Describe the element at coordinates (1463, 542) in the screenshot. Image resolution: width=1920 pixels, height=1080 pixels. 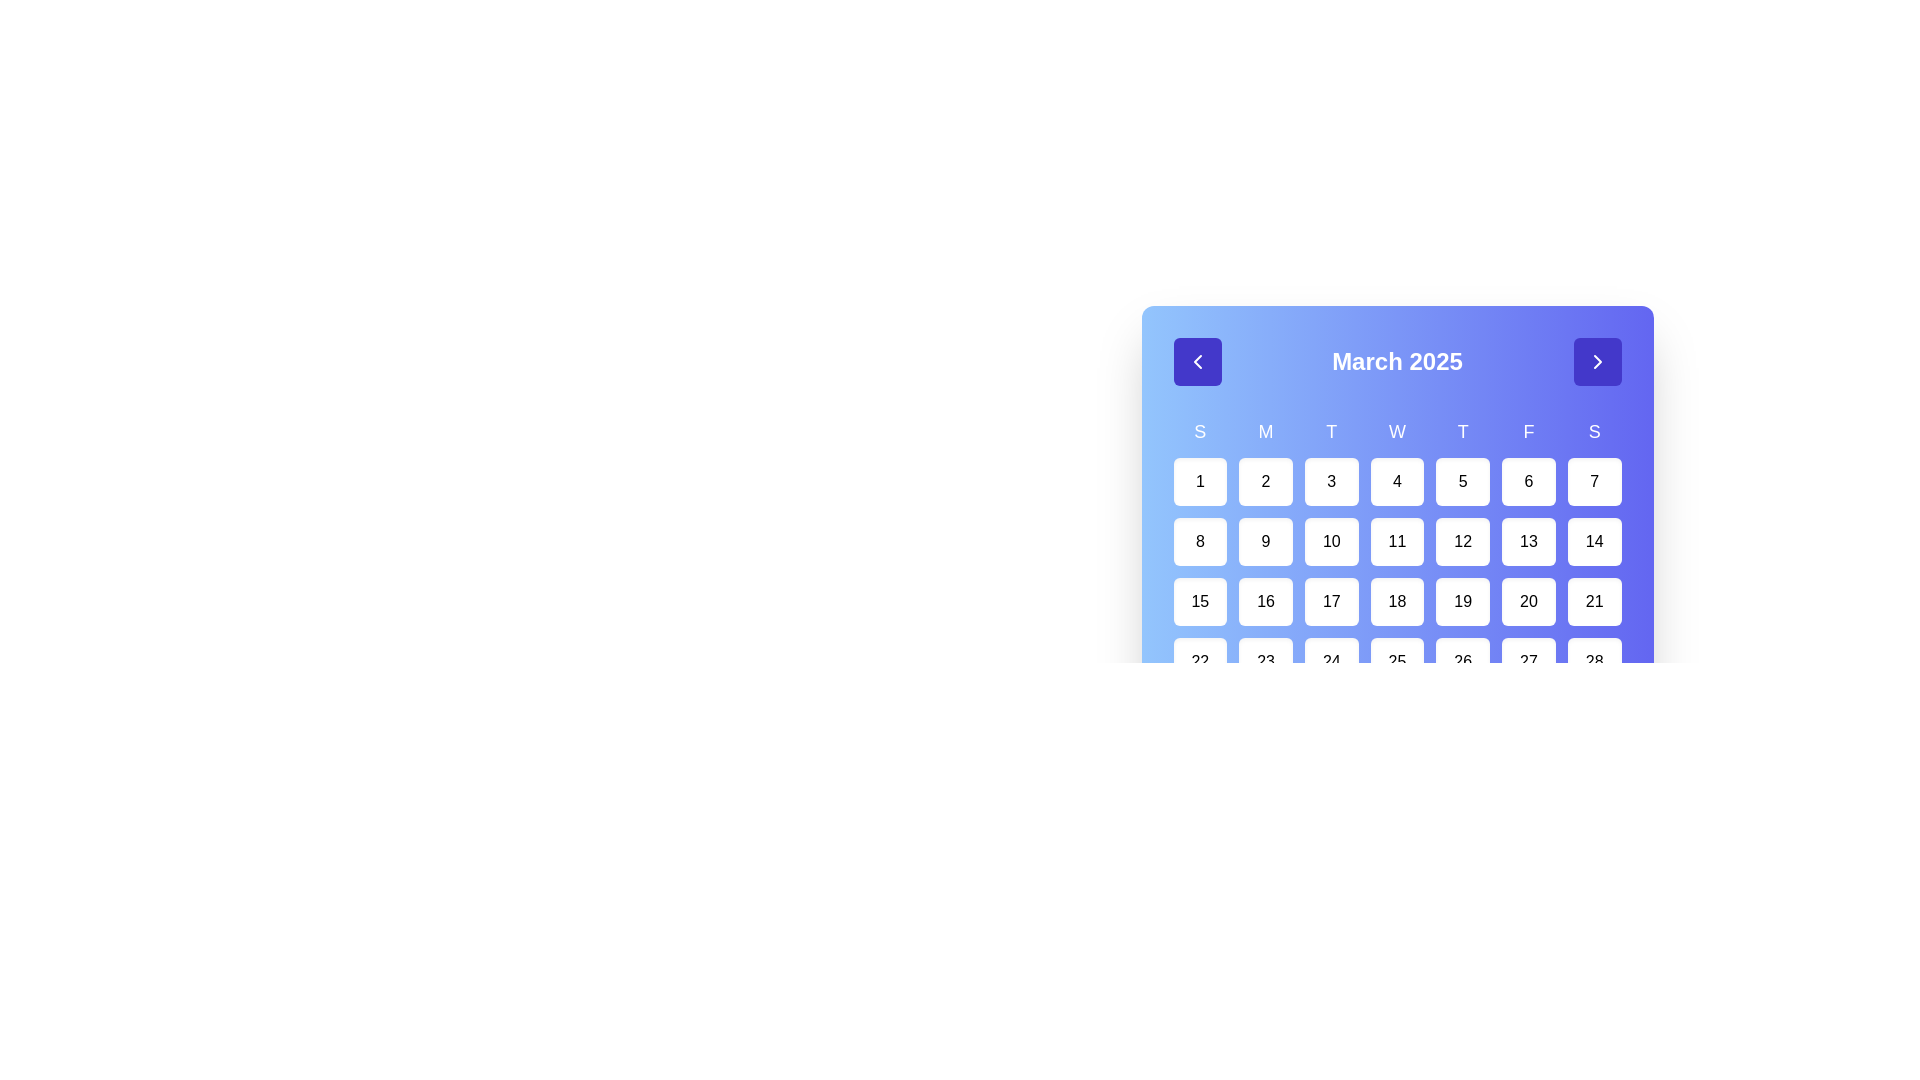
I see `the rounded rectangular button with a white background and the number '12' in black font` at that location.